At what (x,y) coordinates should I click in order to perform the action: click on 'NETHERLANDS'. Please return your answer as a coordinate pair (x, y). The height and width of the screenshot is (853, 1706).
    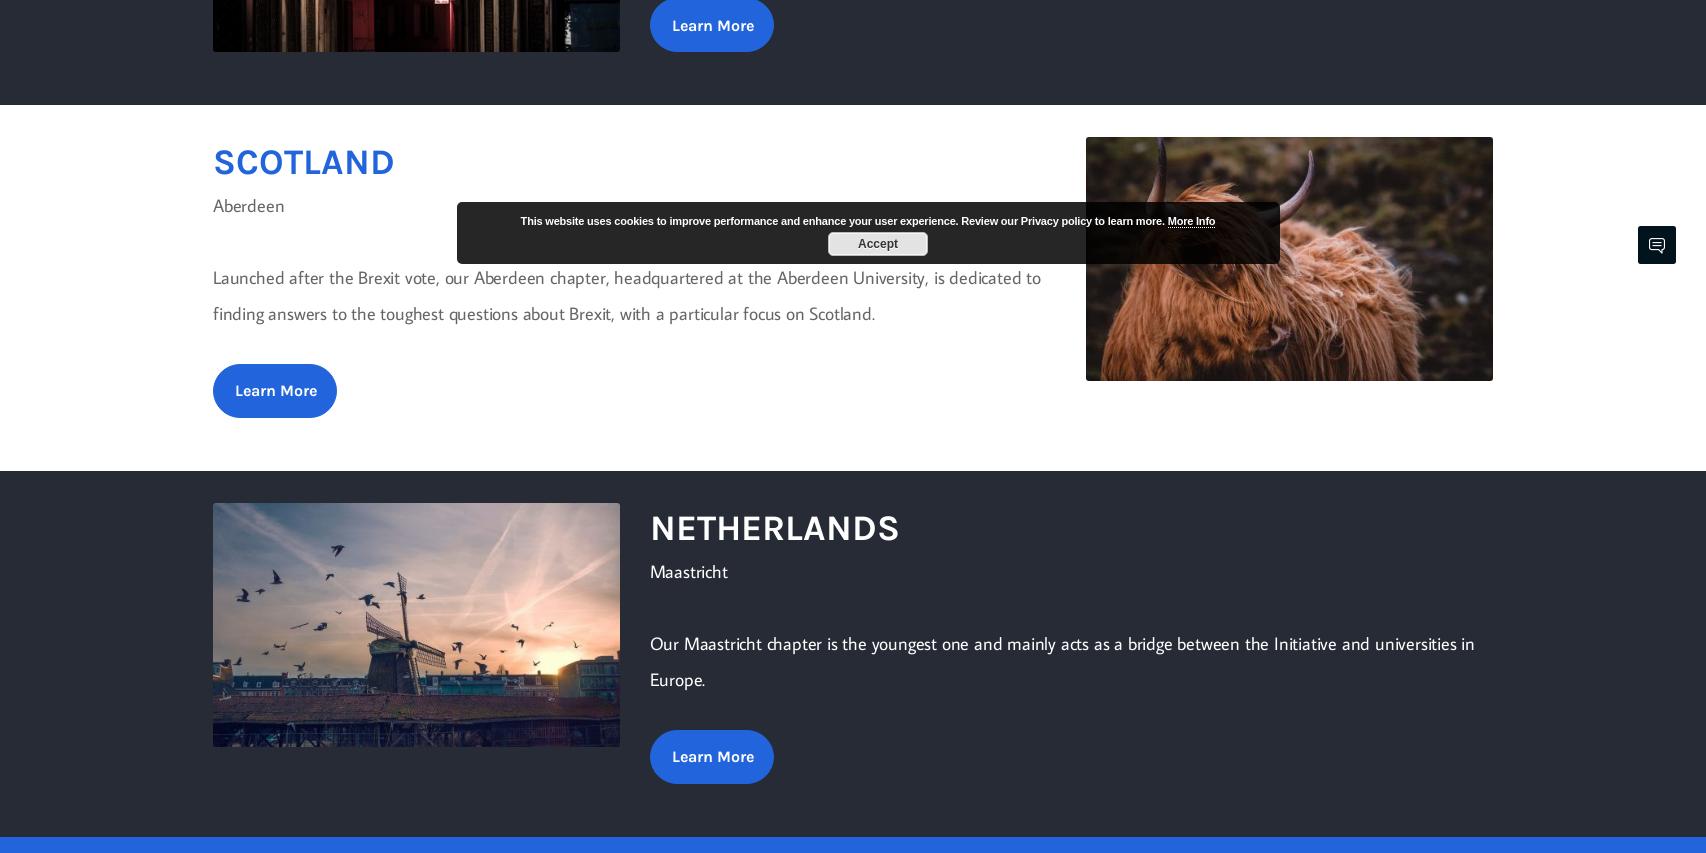
    Looking at the image, I should click on (773, 527).